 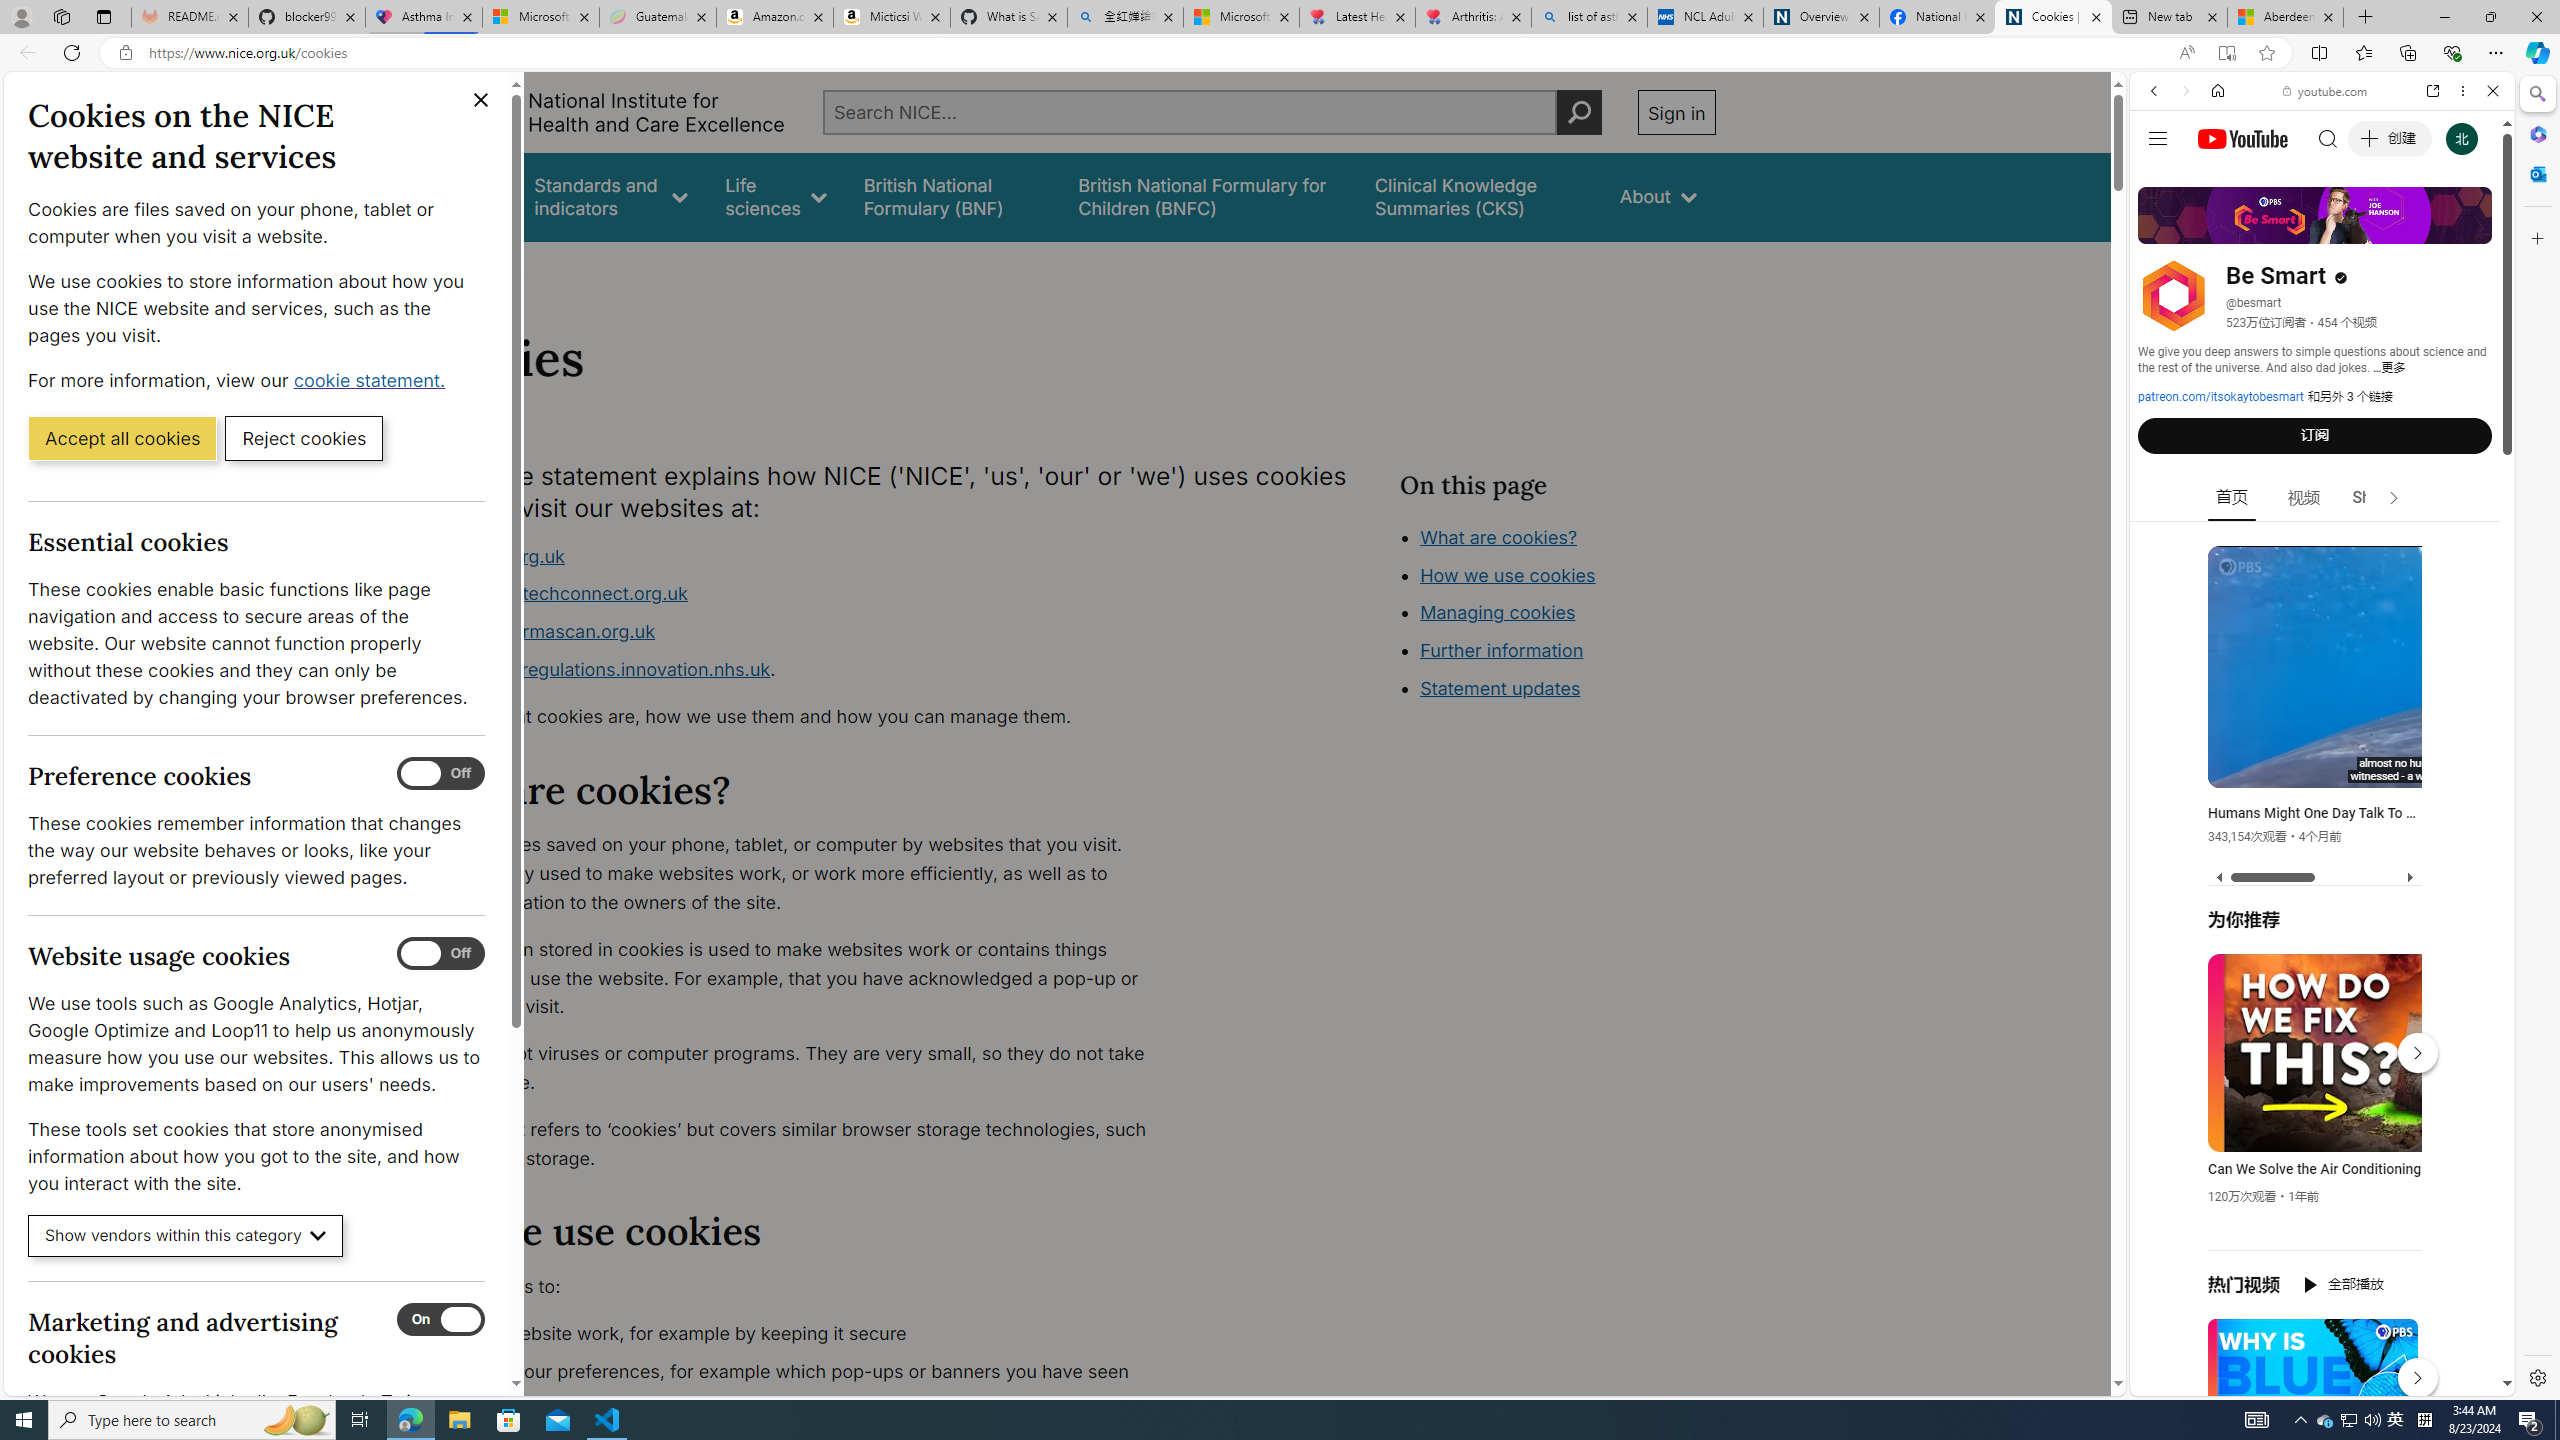 What do you see at coordinates (595, 667) in the screenshot?
I see `'www.digitalregulations.innovation.nhs.uk'` at bounding box center [595, 667].